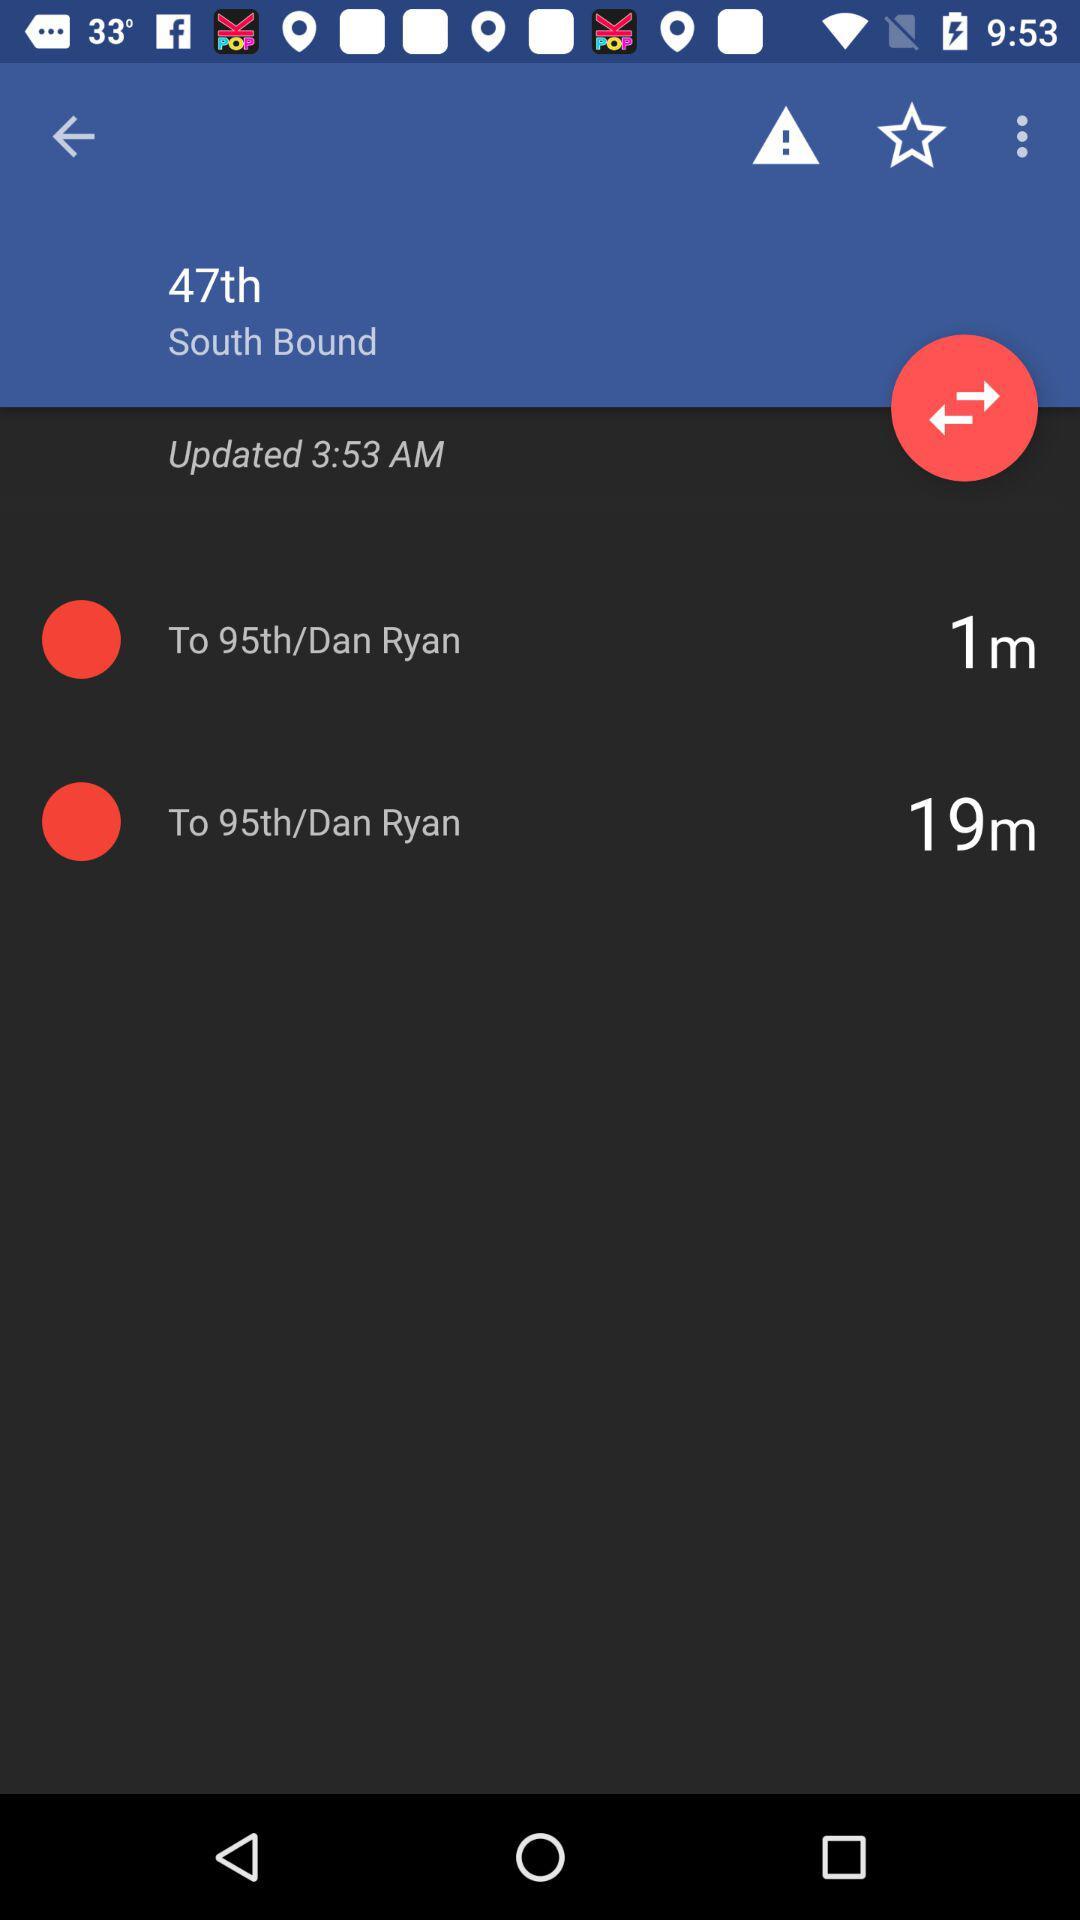  I want to click on the item to the right of the south bound, so click(963, 407).